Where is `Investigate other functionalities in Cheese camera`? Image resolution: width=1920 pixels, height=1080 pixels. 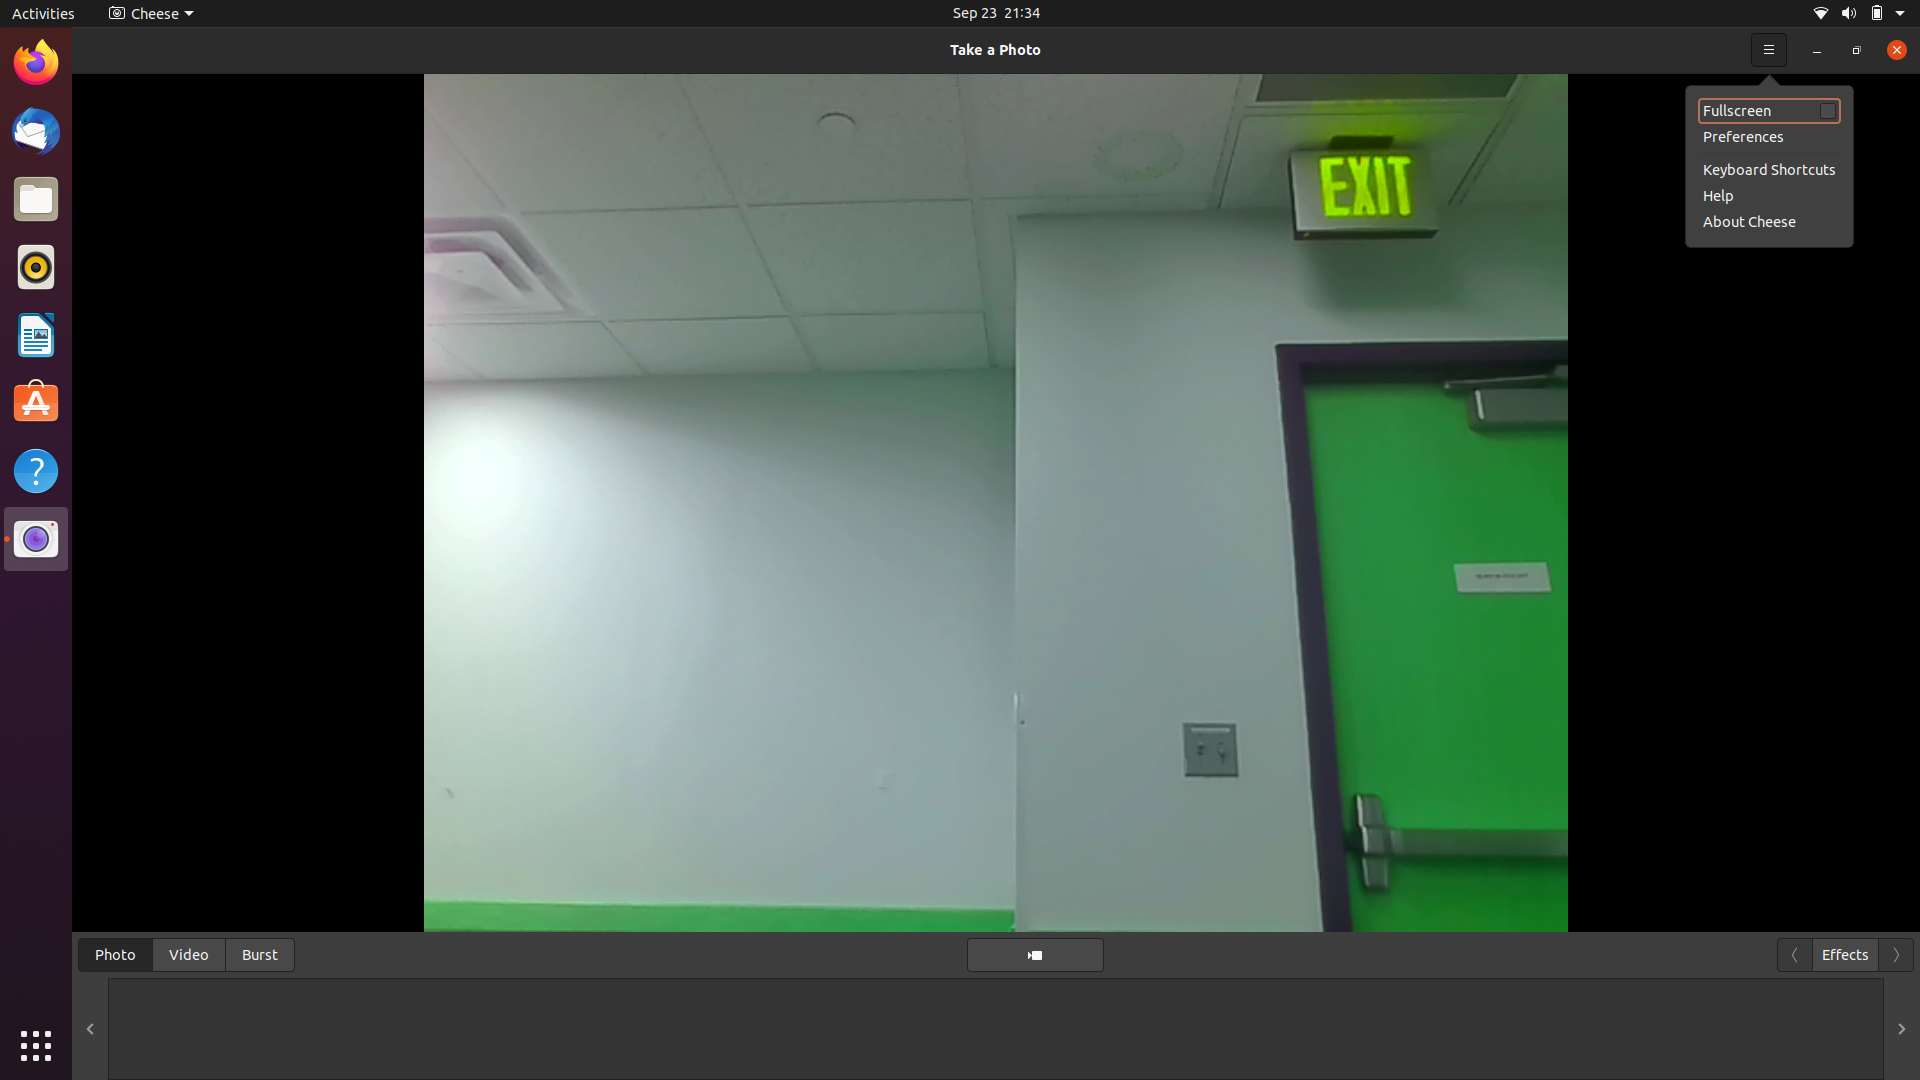 Investigate other functionalities in Cheese camera is located at coordinates (146, 12).